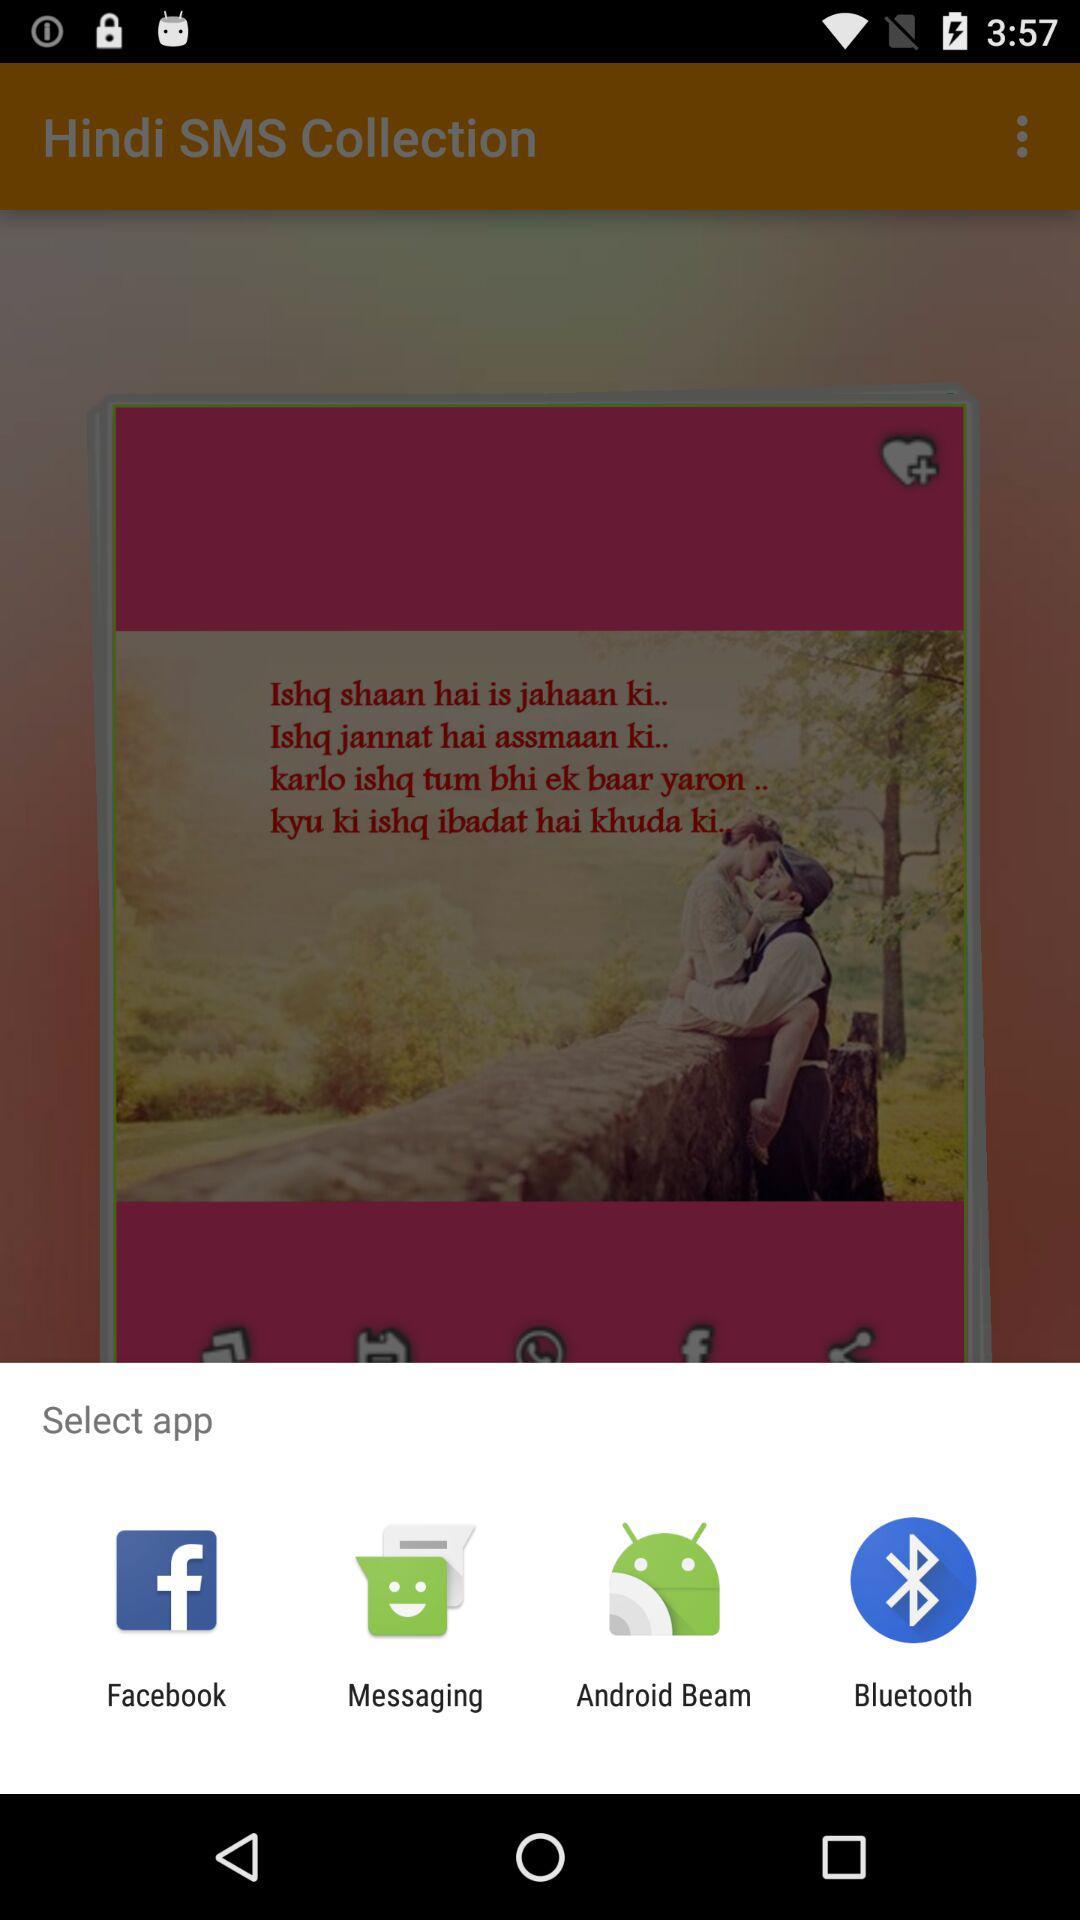 This screenshot has height=1920, width=1080. I want to click on the facebook item, so click(165, 1711).